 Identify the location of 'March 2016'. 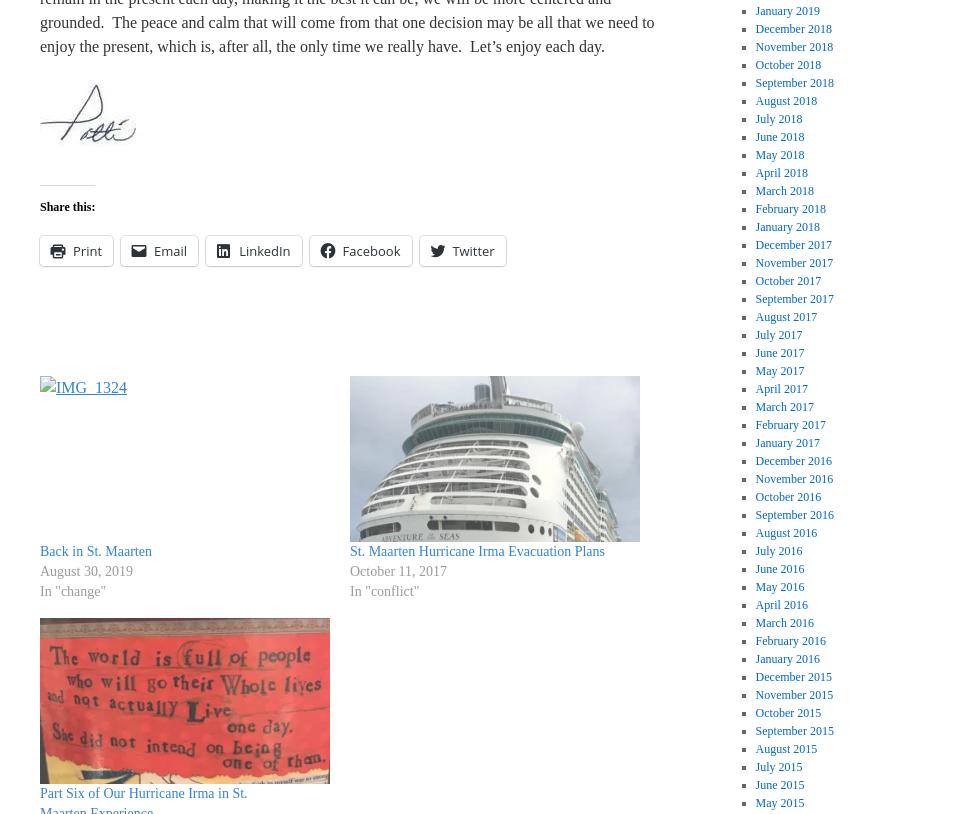
(784, 623).